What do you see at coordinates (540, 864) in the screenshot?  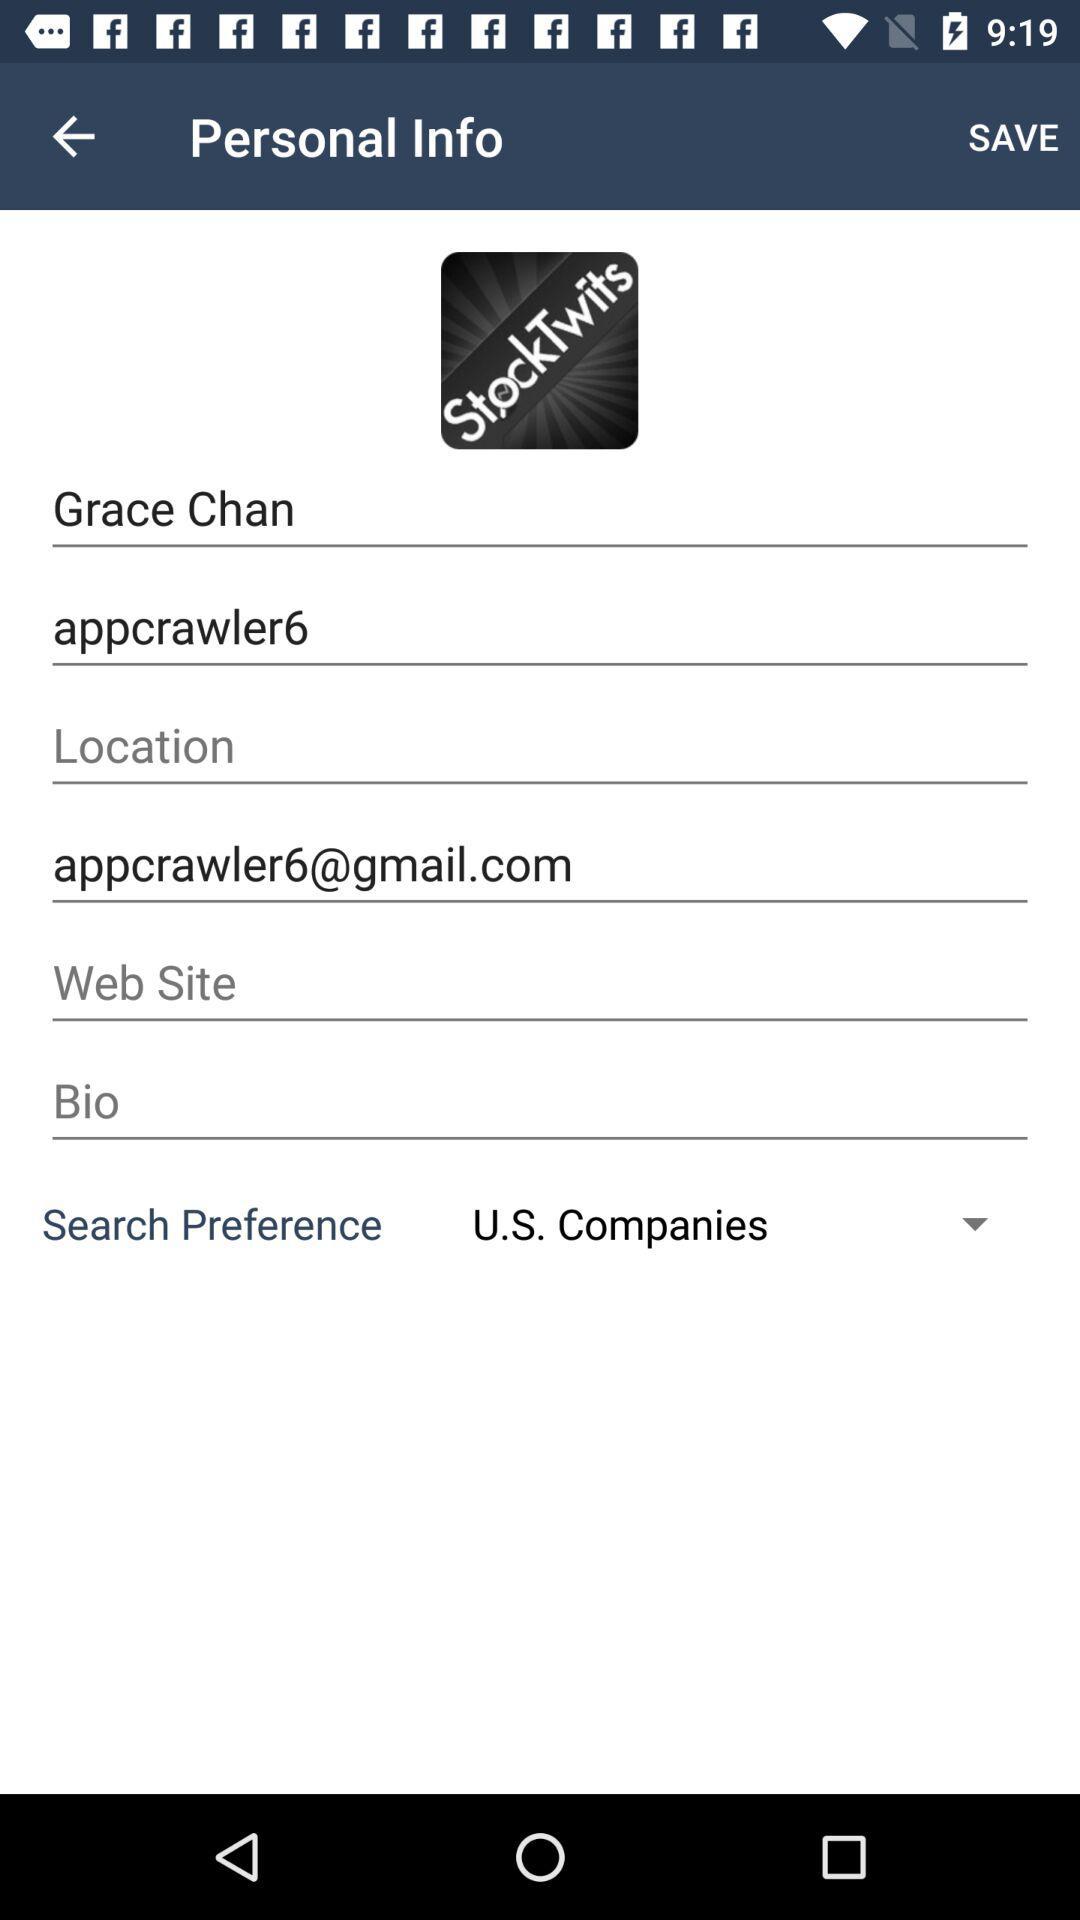 I see `appcrawler6@gmail.com` at bounding box center [540, 864].